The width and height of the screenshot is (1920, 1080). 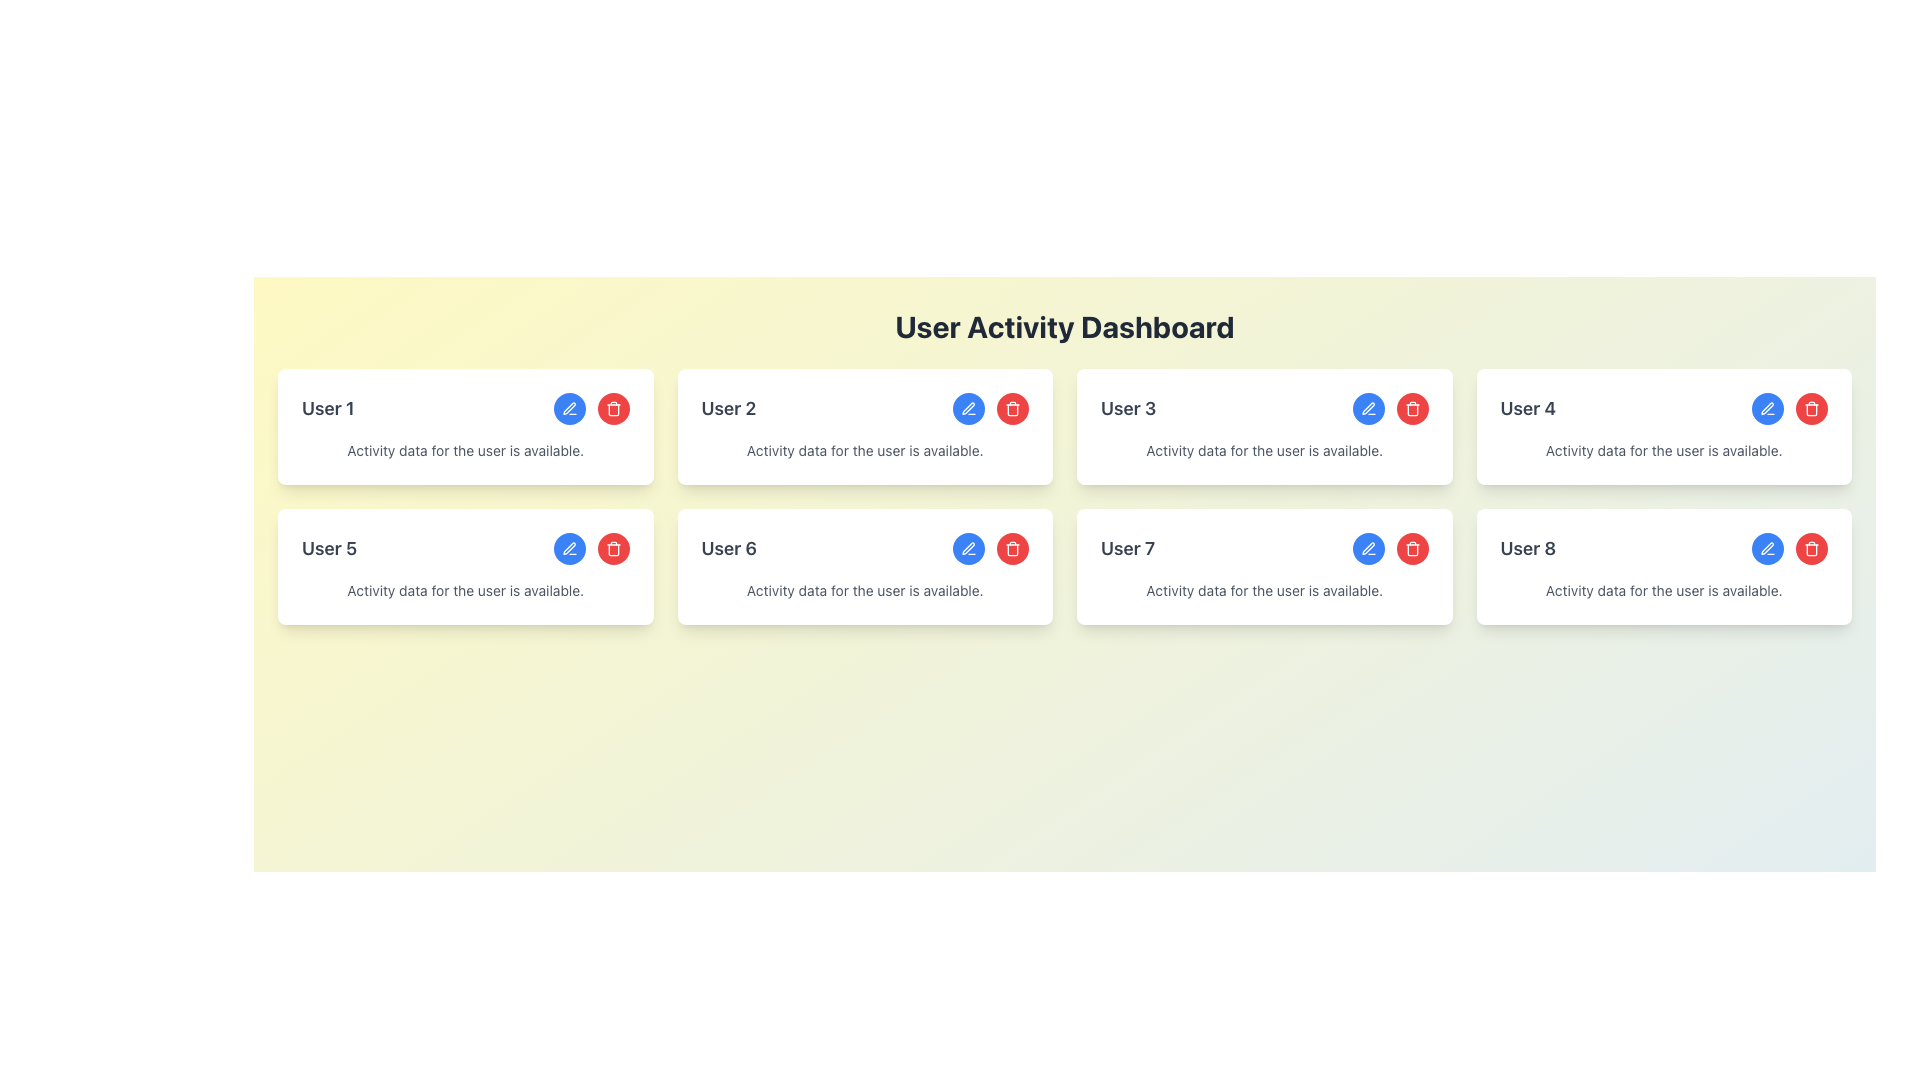 What do you see at coordinates (1767, 407) in the screenshot?
I see `the pen icon button located at the top-right section of the 'User 4' card` at bounding box center [1767, 407].